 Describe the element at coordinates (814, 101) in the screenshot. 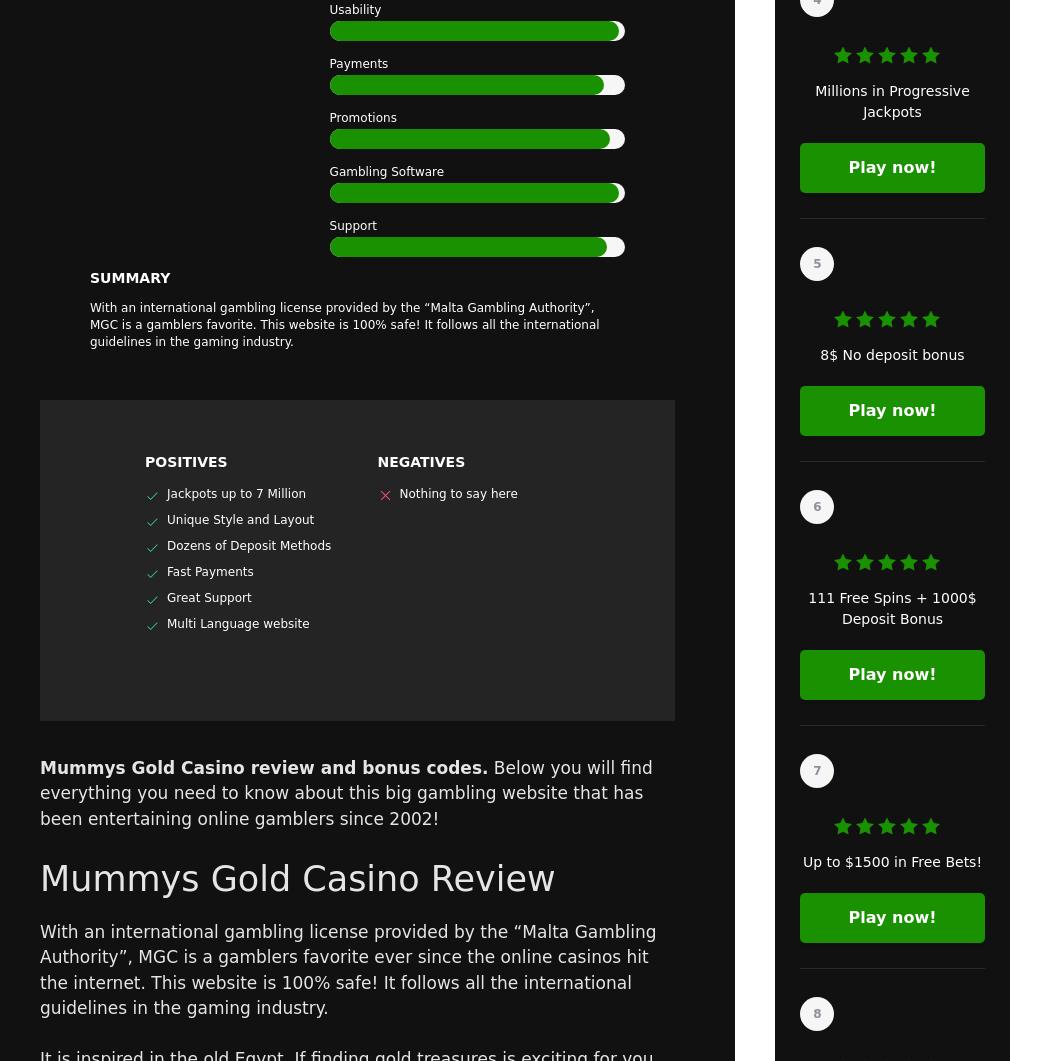

I see `'Millions in Progressive Jackpots'` at that location.